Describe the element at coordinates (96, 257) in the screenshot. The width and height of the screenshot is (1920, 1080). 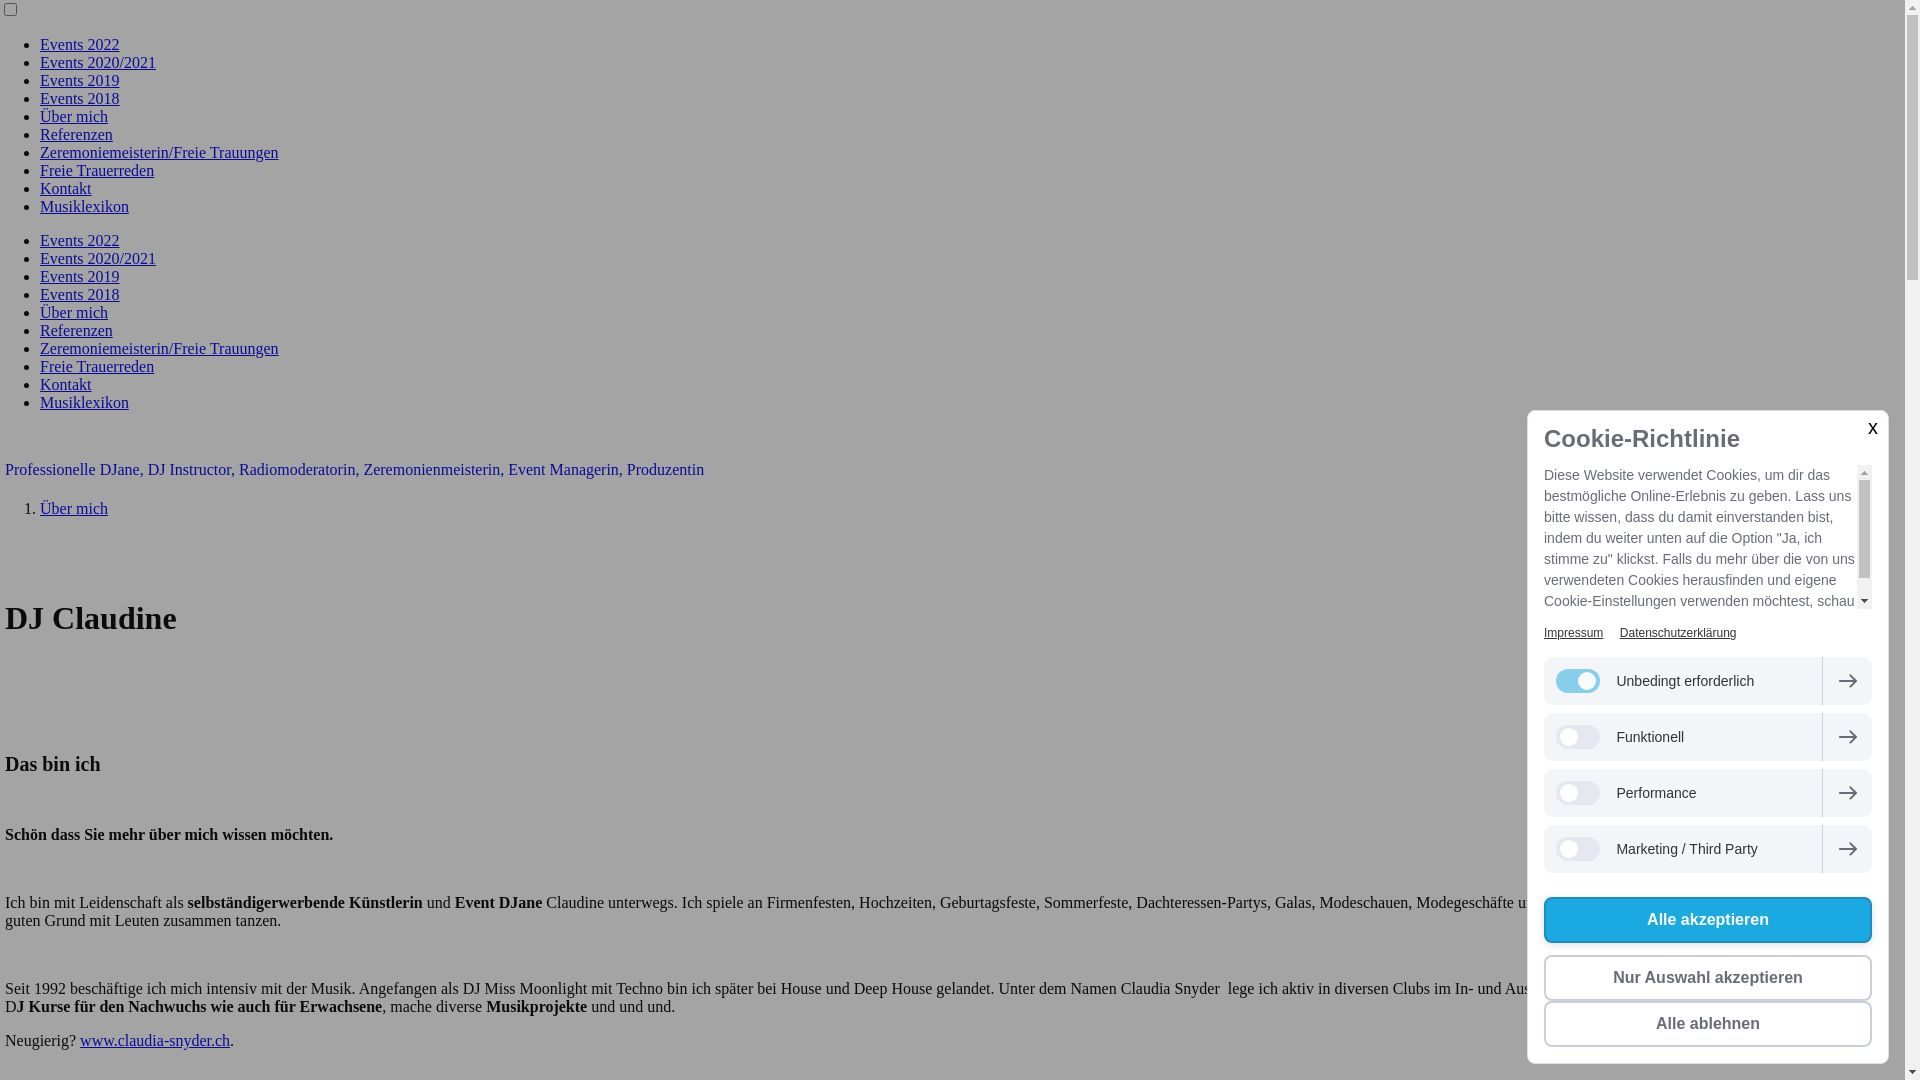
I see `'Events 2020/2021'` at that location.